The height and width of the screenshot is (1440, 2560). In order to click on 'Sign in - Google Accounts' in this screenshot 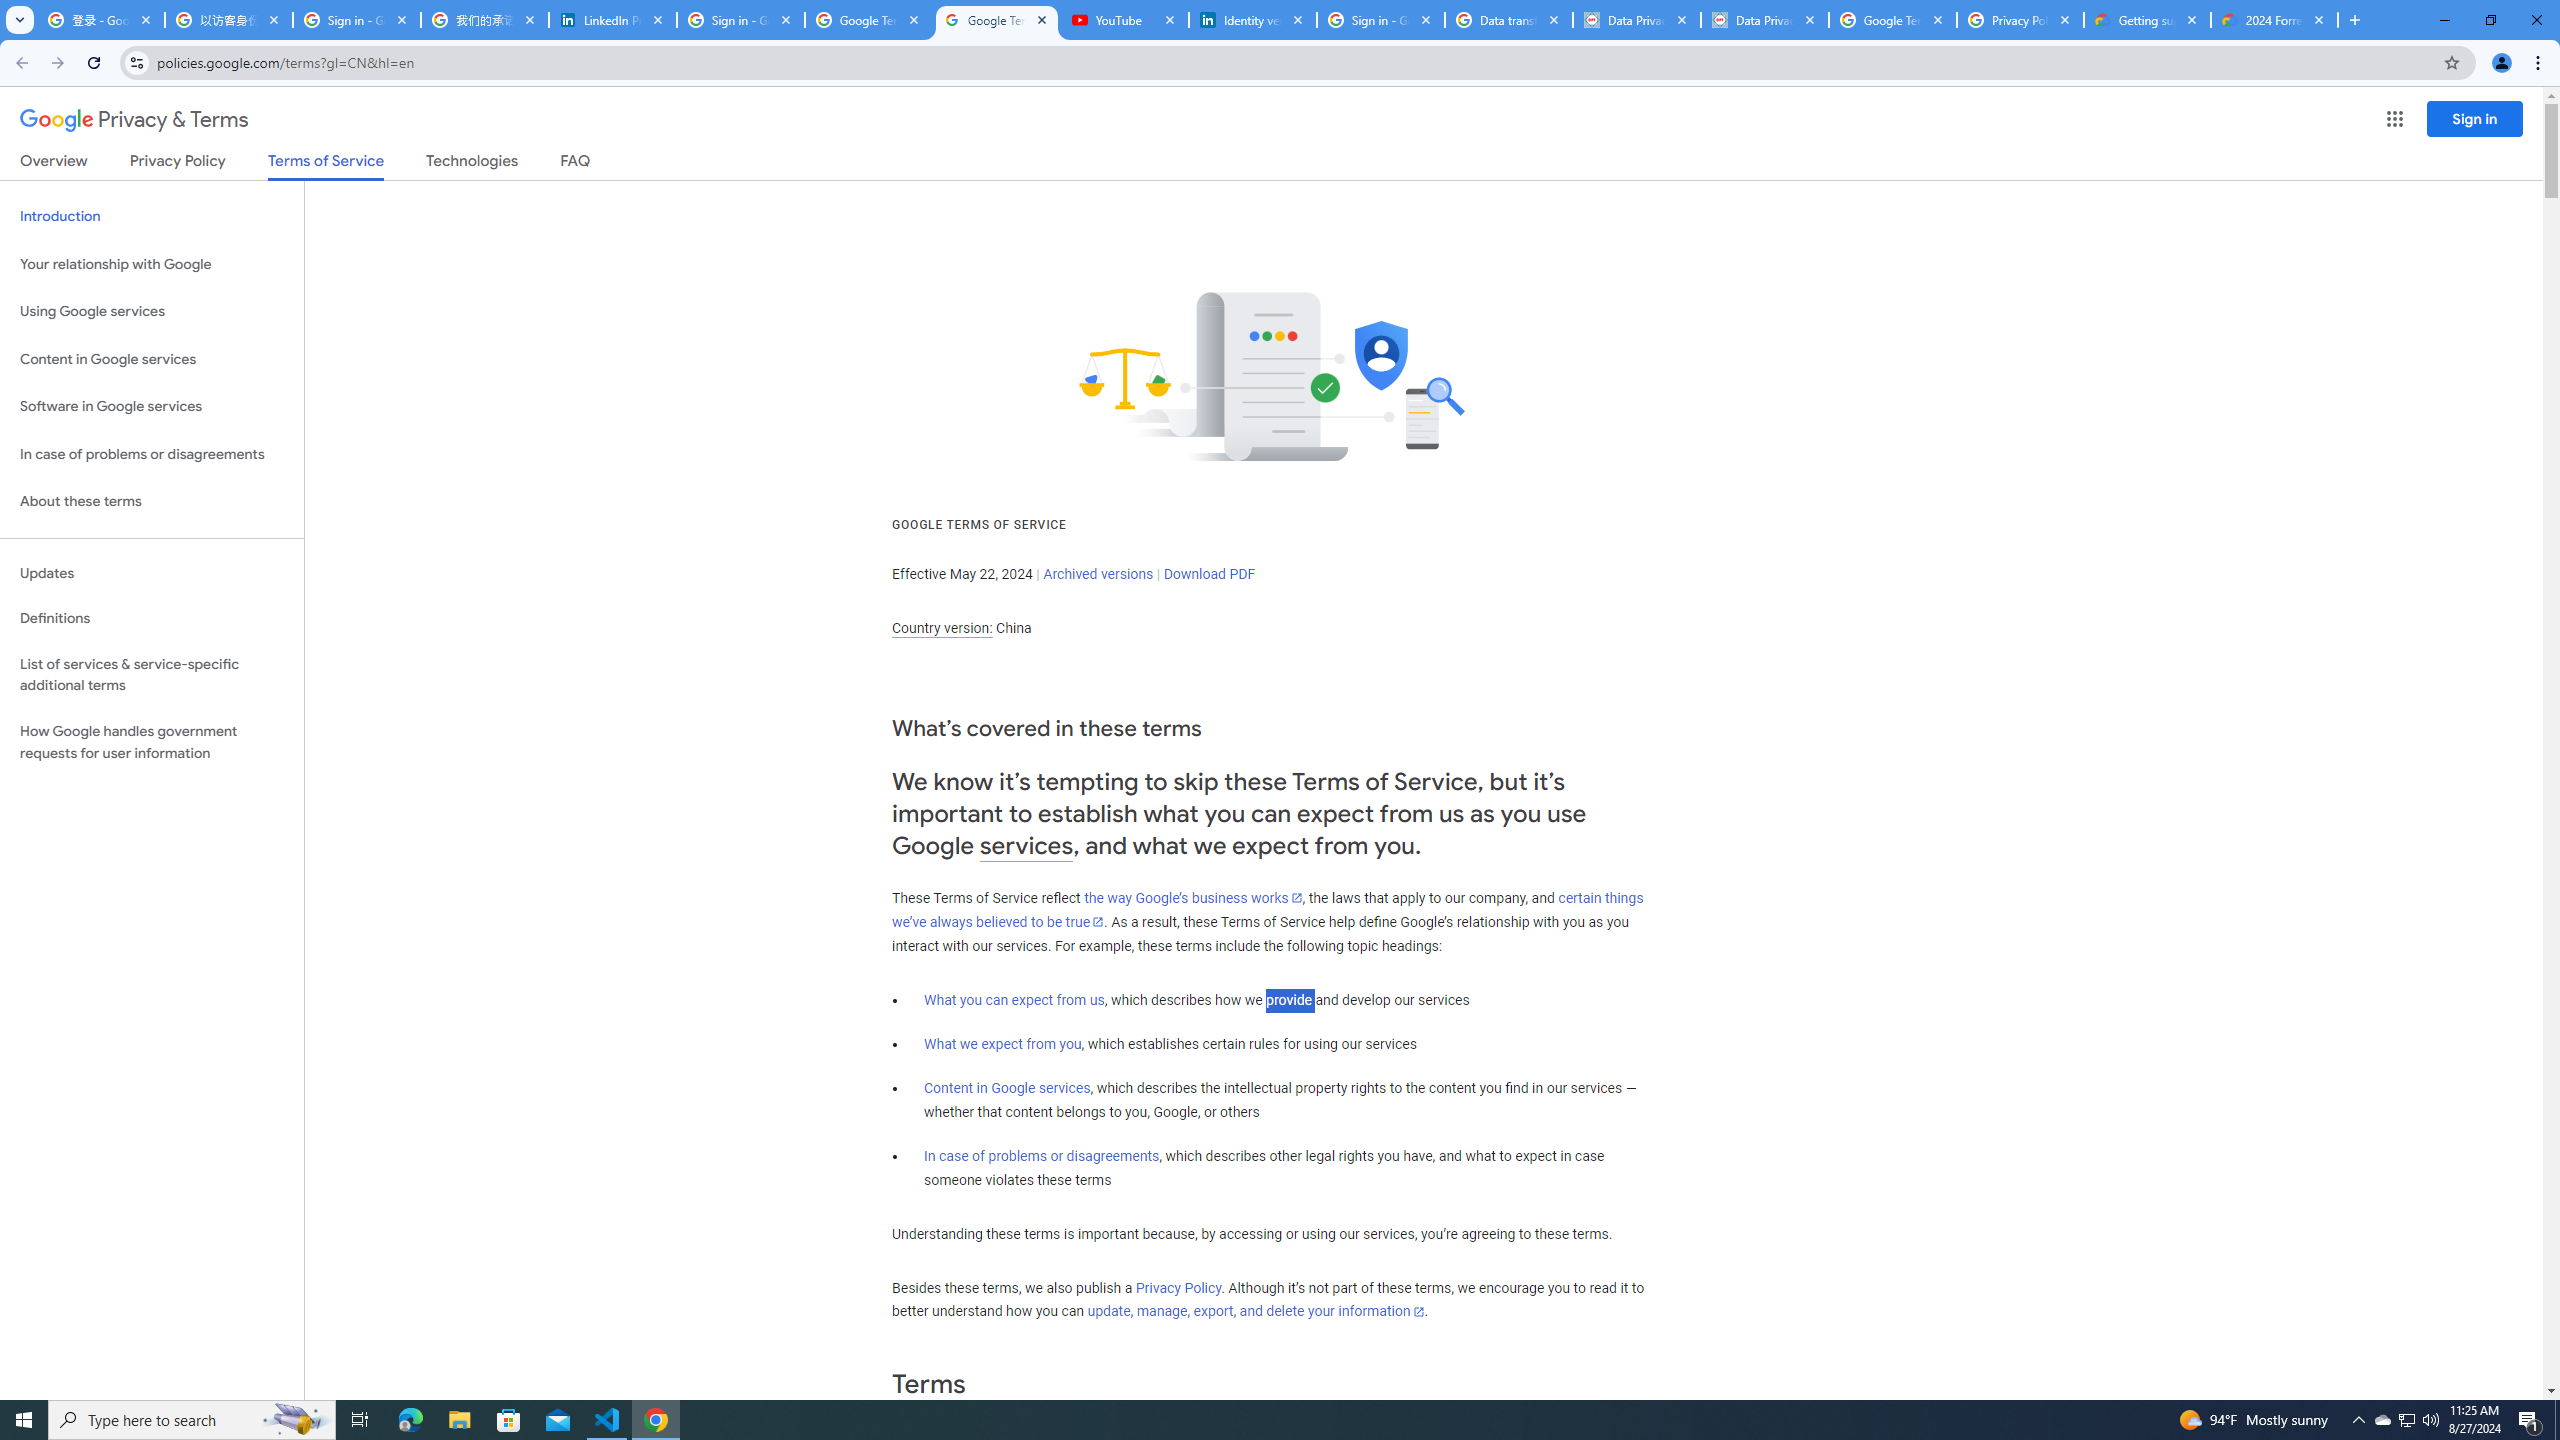, I will do `click(356, 19)`.